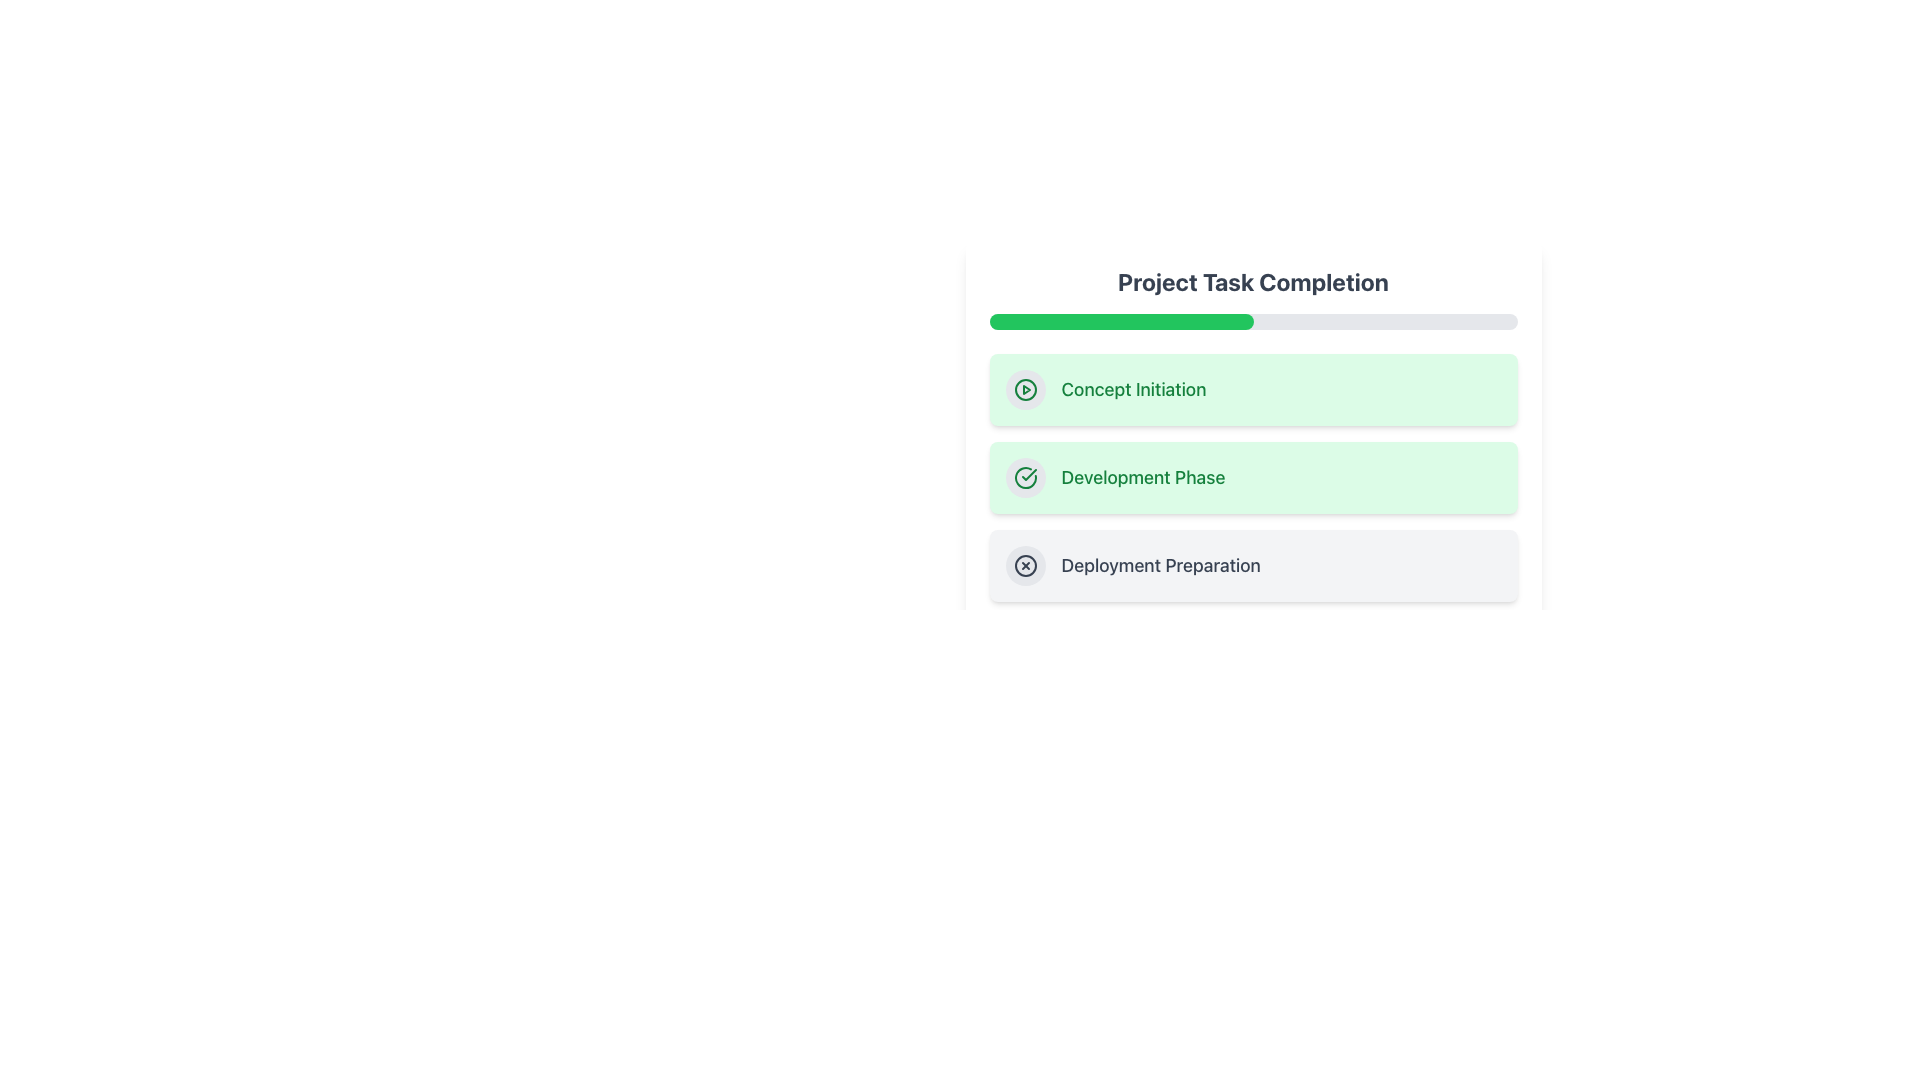  Describe the element at coordinates (1252, 281) in the screenshot. I see `the Text Display element that serves as a title for the section, positioned at the top of the card-like interface box` at that location.